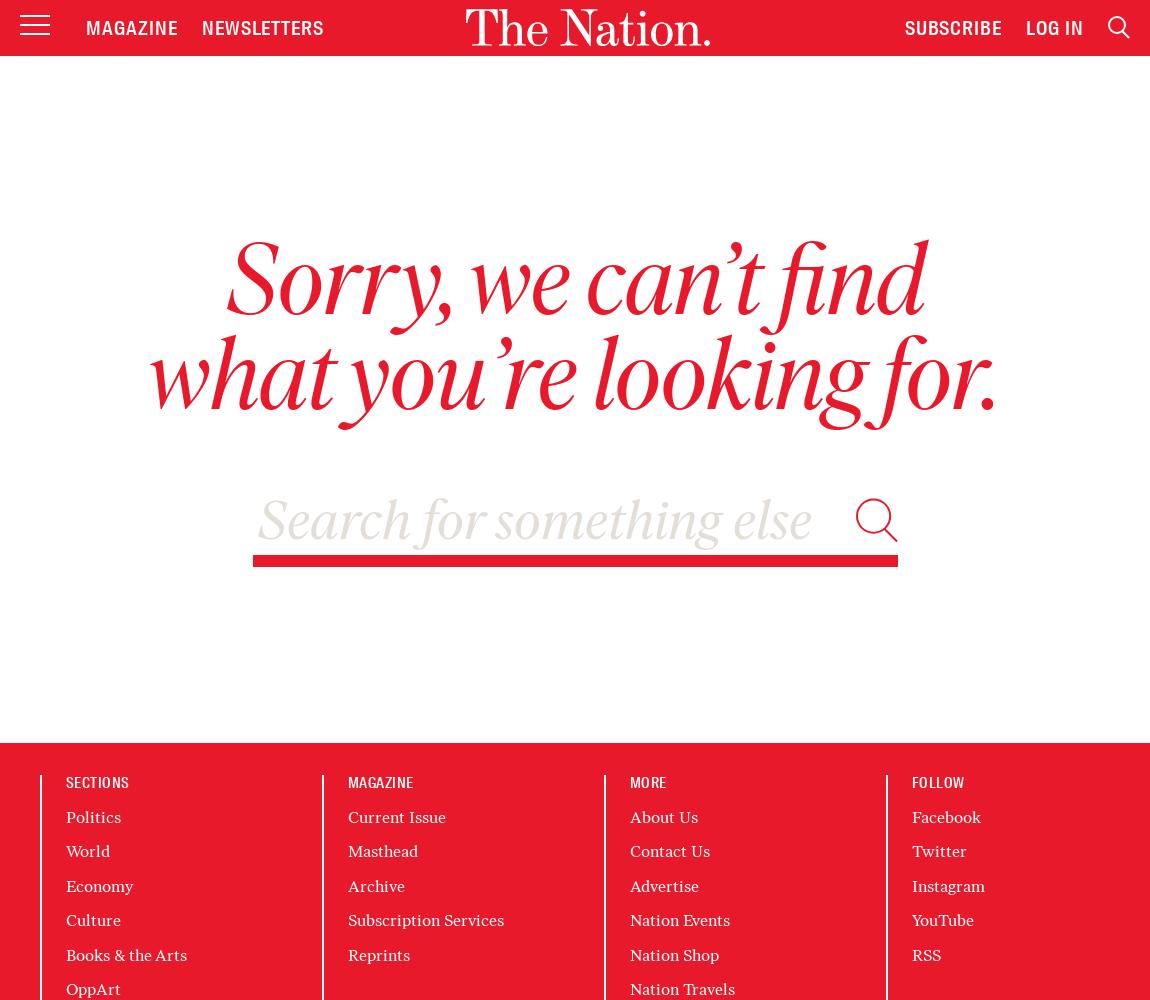  I want to click on 'Subscribe', so click(953, 27).